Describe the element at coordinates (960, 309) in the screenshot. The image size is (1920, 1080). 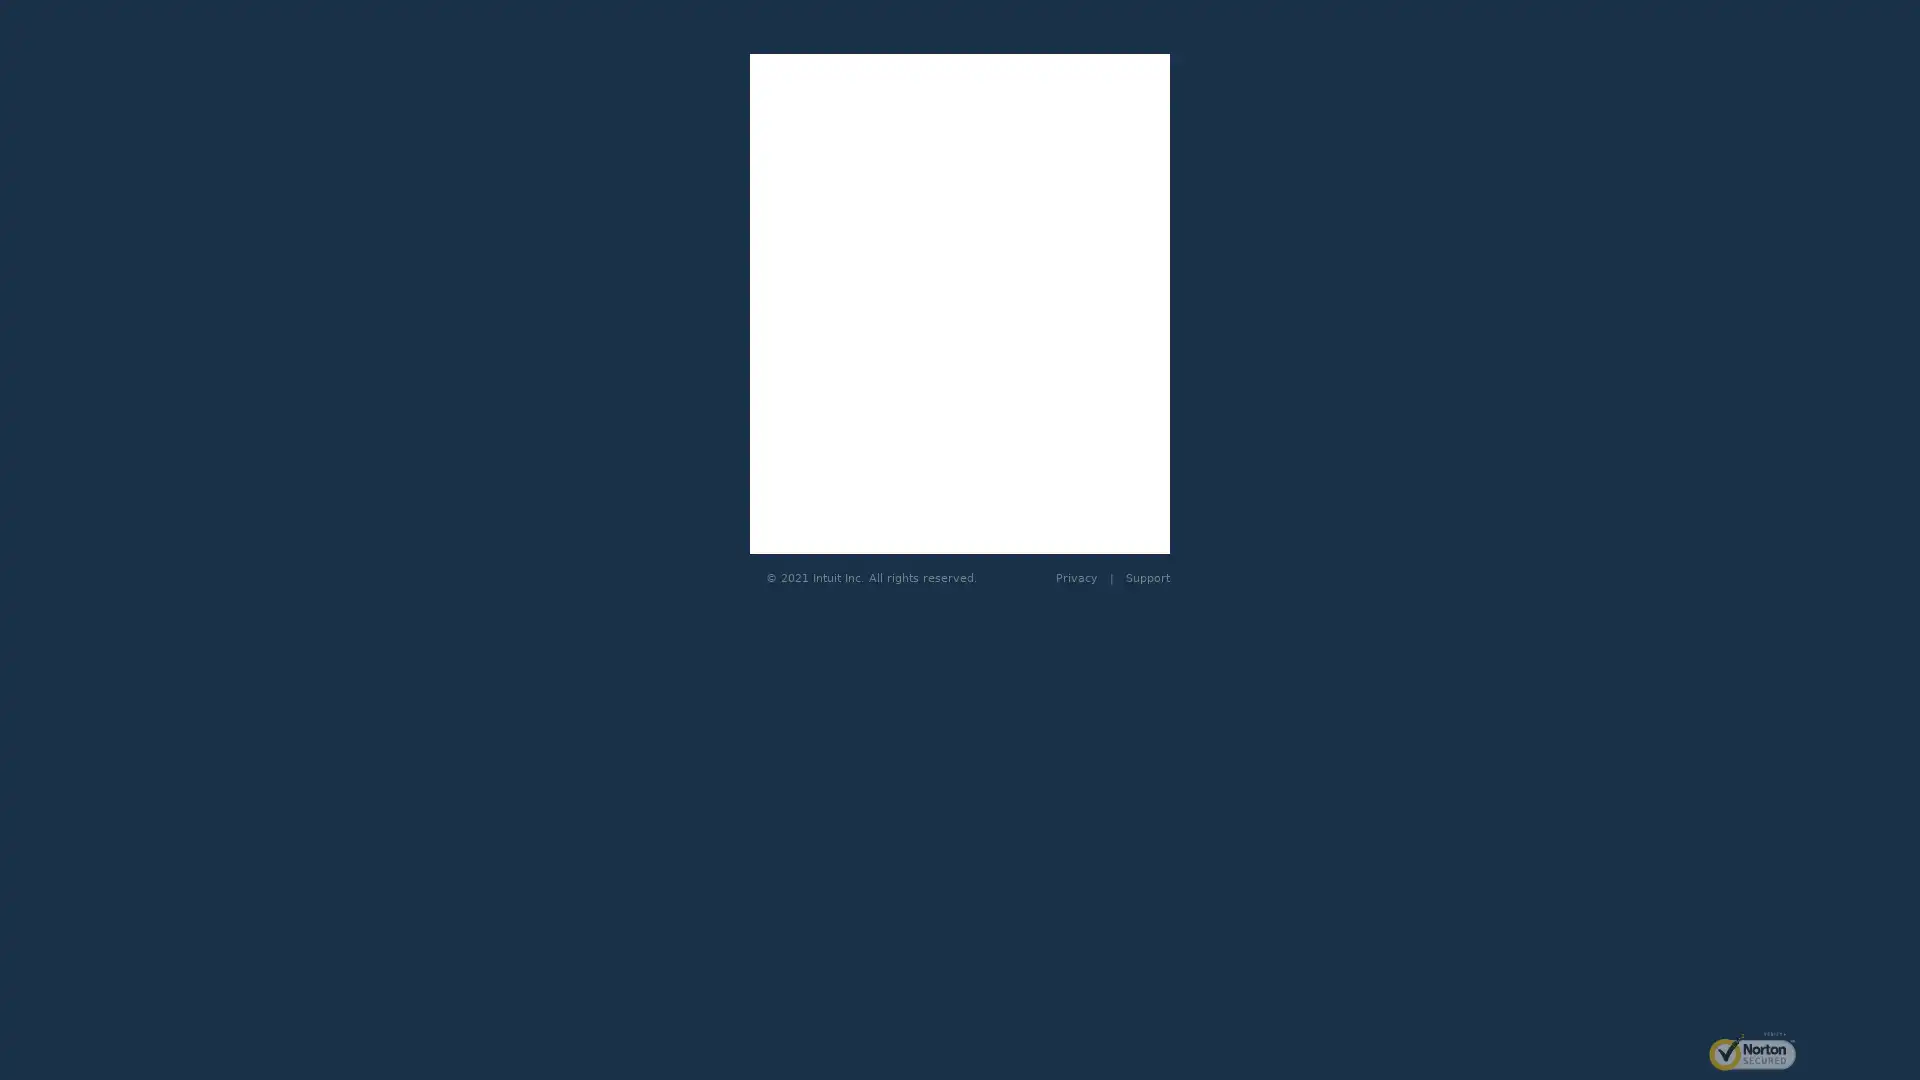
I see `Sign in with Google` at that location.